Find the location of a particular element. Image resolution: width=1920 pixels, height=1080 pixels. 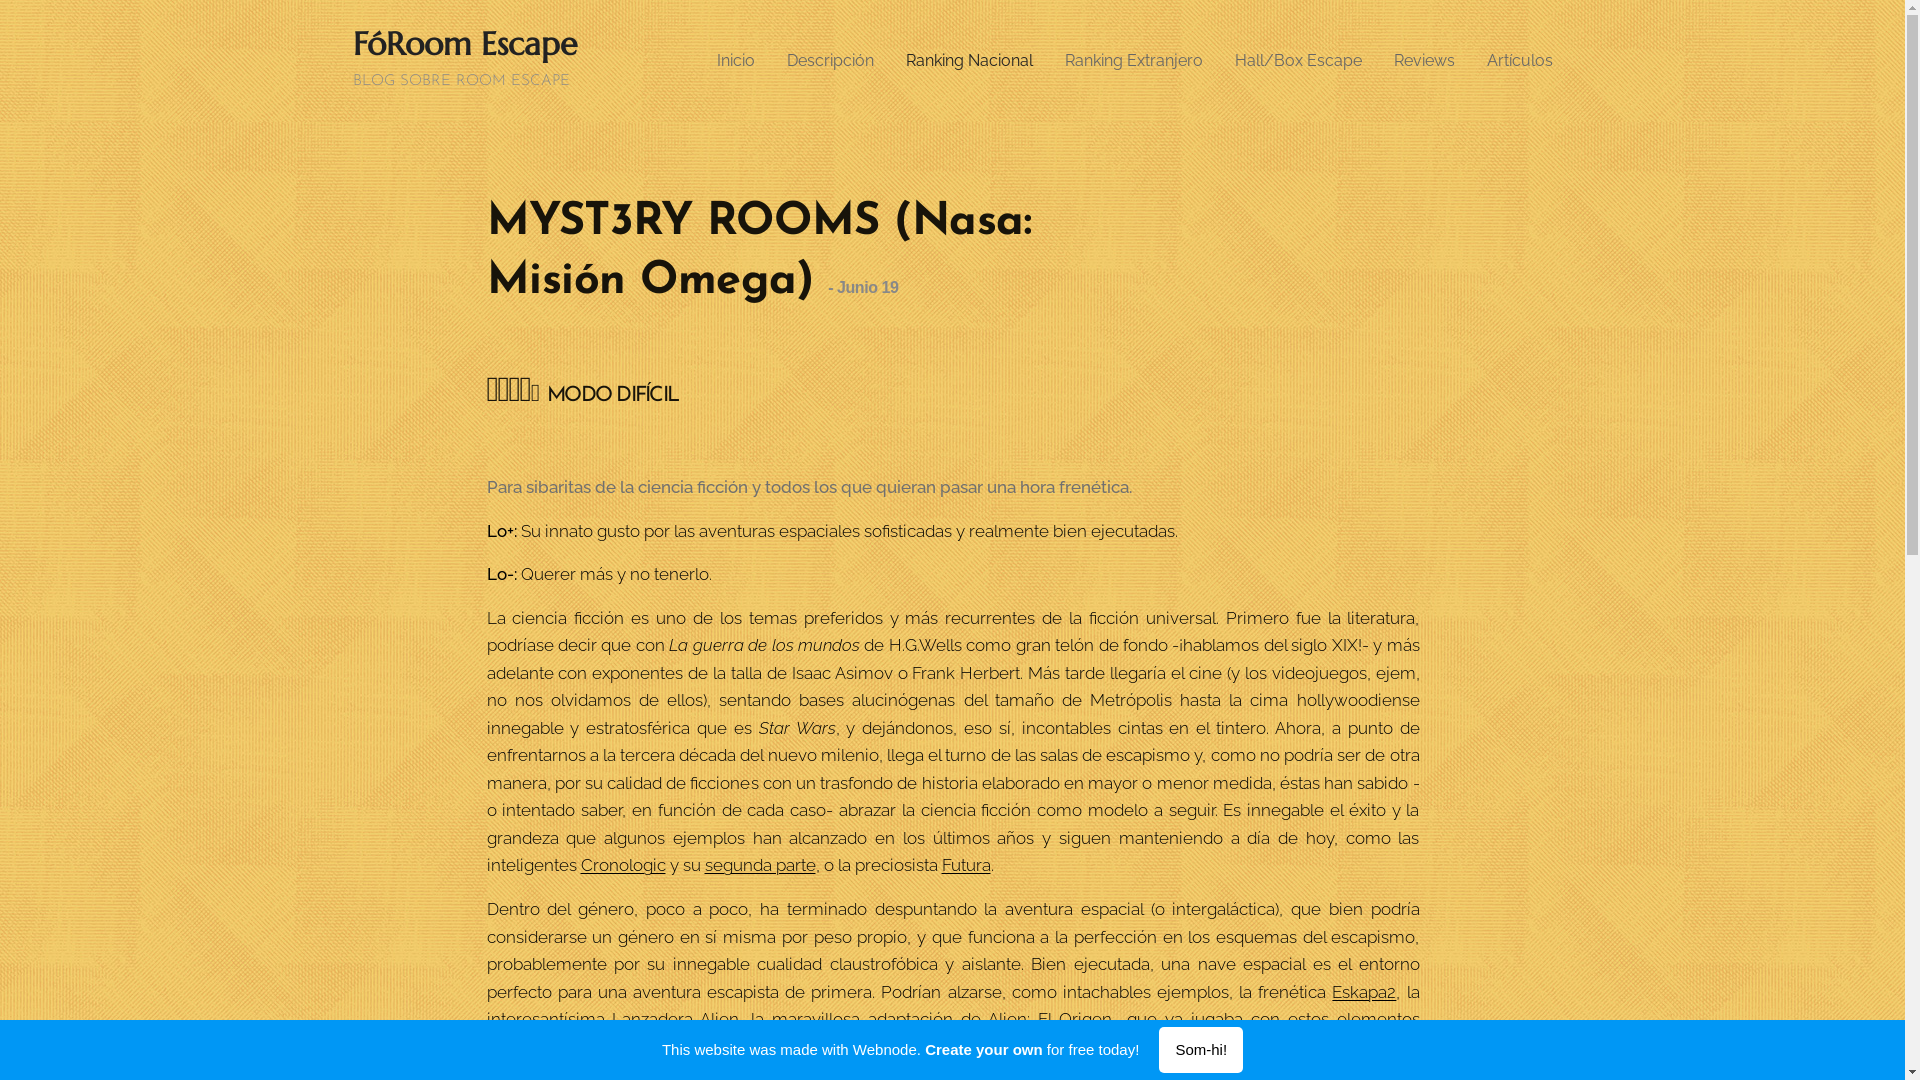

'Alien: El Origen' is located at coordinates (1049, 1018).